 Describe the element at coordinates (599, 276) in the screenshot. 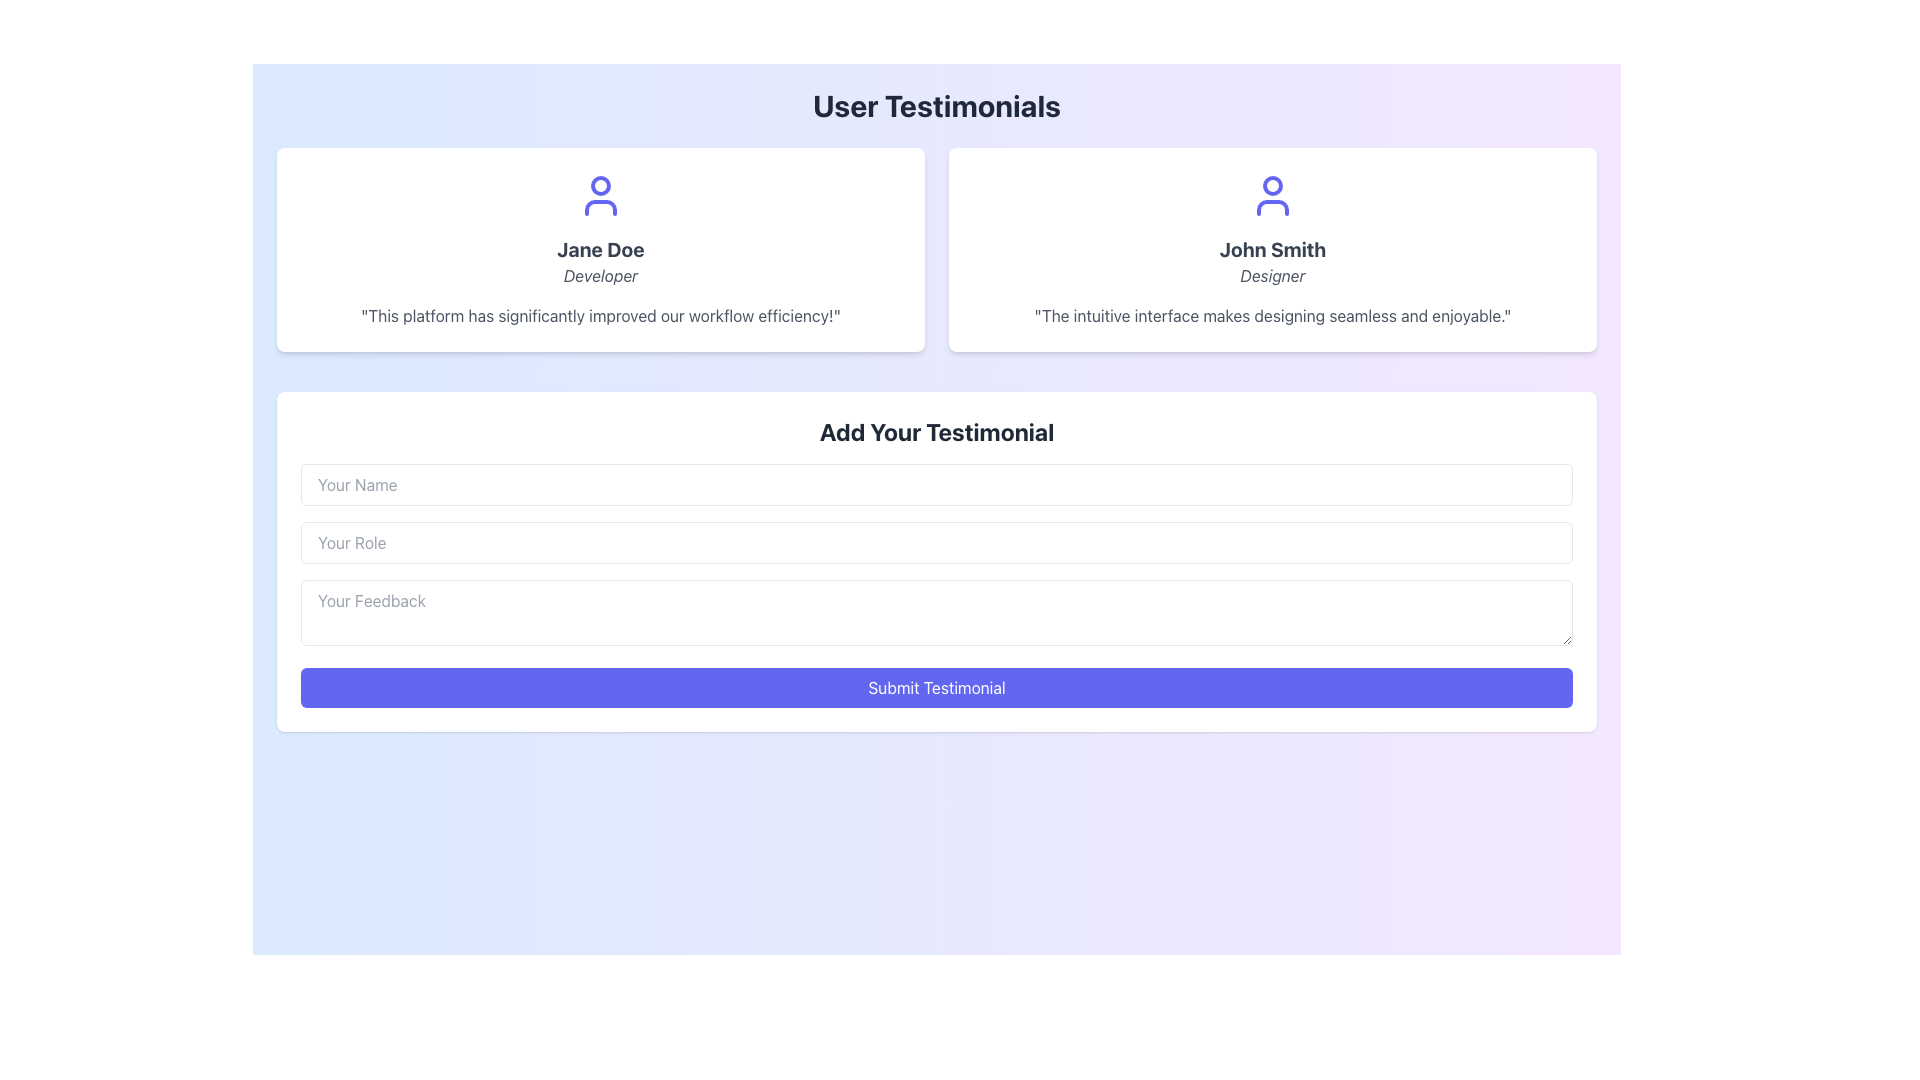

I see `text label displaying 'Developer' which is styled in gray, italicized font and positioned below 'Jane Doe' in the testimonial card` at that location.